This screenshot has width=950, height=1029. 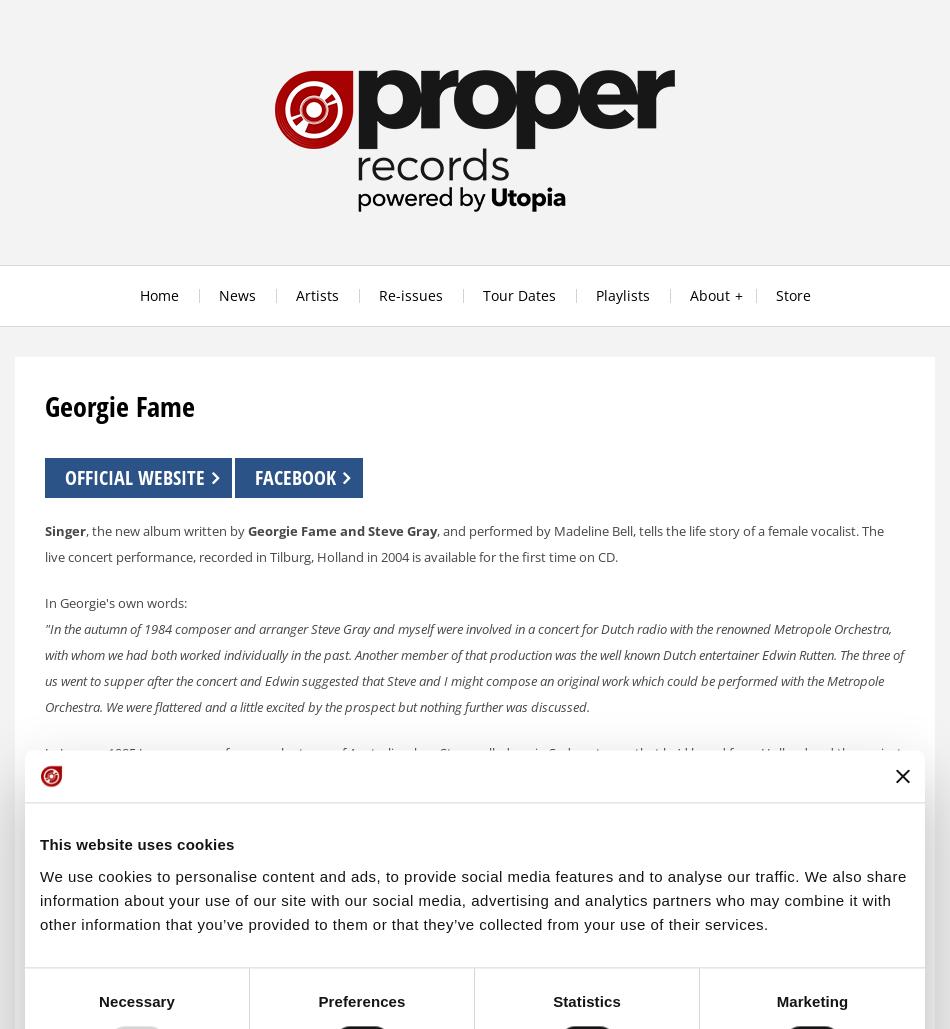 I want to click on 'Preferences', so click(x=360, y=1000).